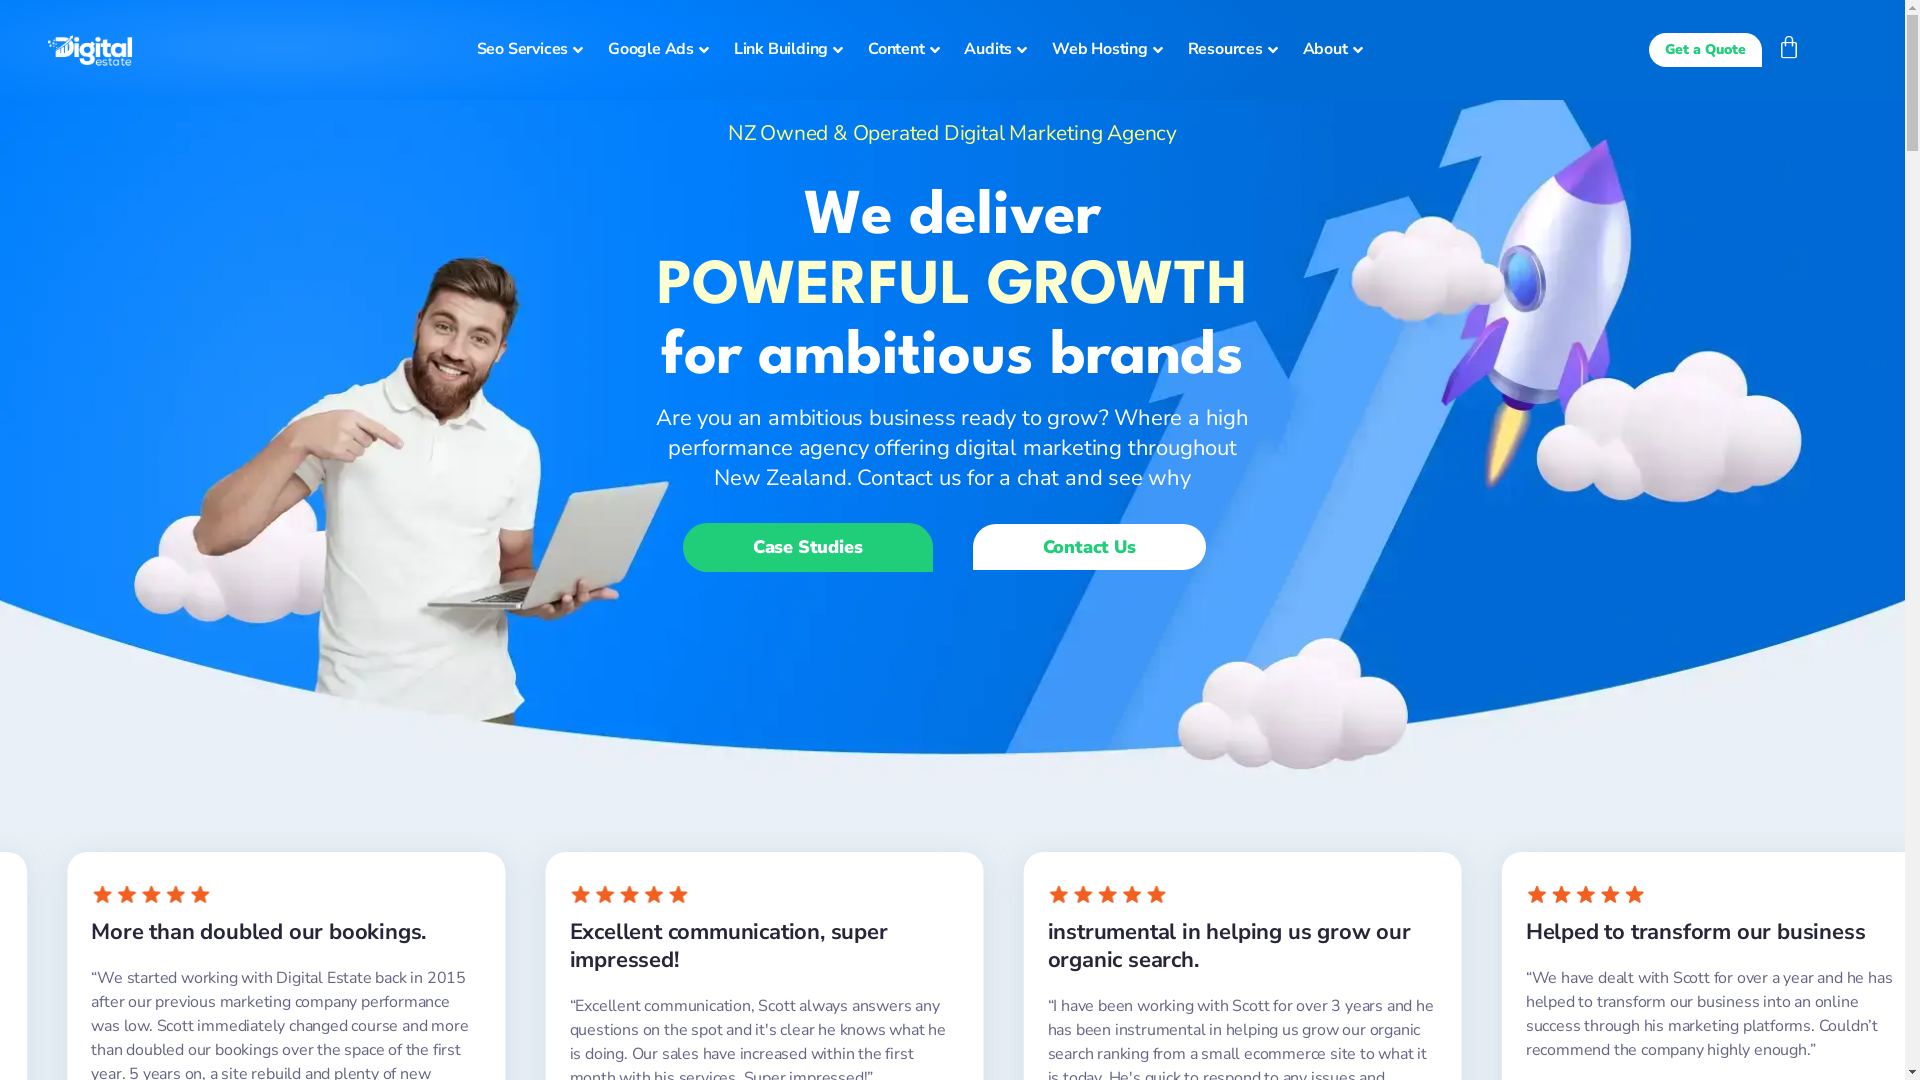 This screenshot has height=1080, width=1920. What do you see at coordinates (790, 49) in the screenshot?
I see `'Link Building'` at bounding box center [790, 49].